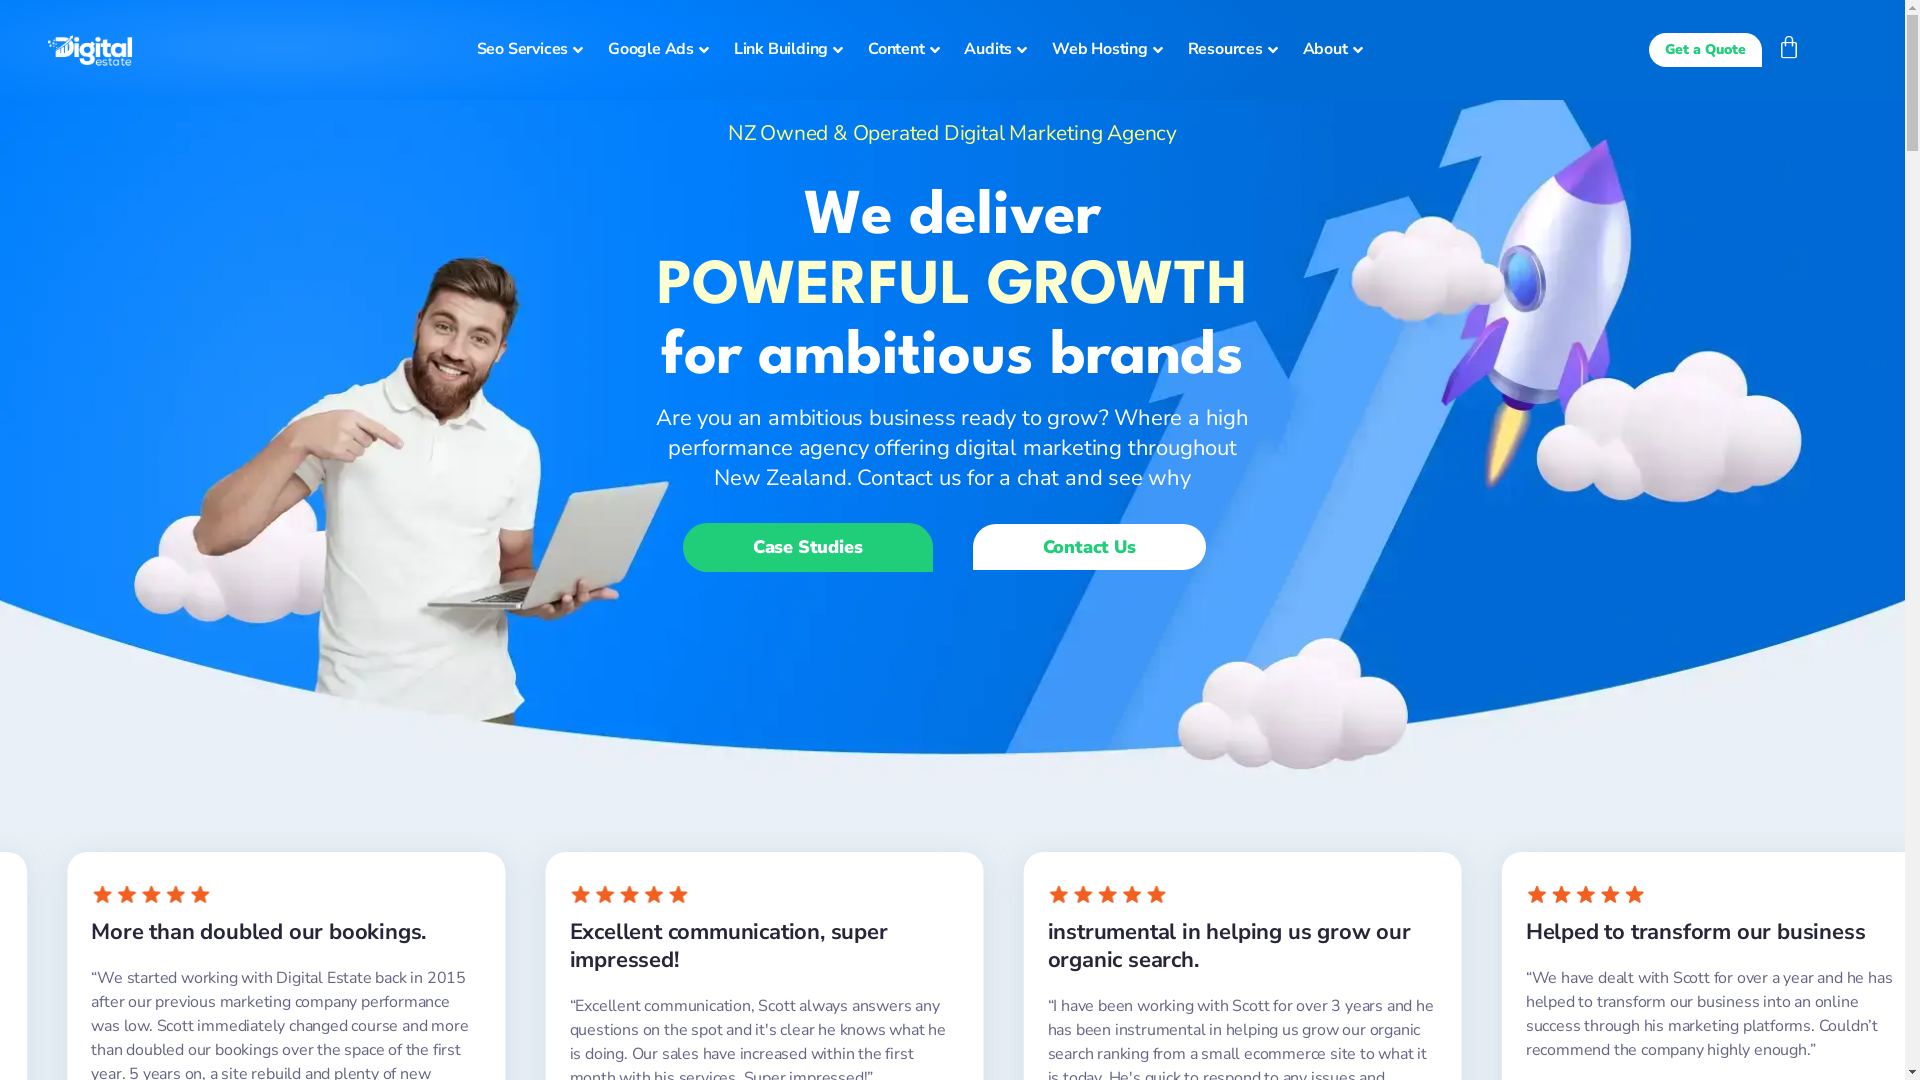 This screenshot has height=1080, width=1920. What do you see at coordinates (790, 49) in the screenshot?
I see `'Link Building'` at bounding box center [790, 49].